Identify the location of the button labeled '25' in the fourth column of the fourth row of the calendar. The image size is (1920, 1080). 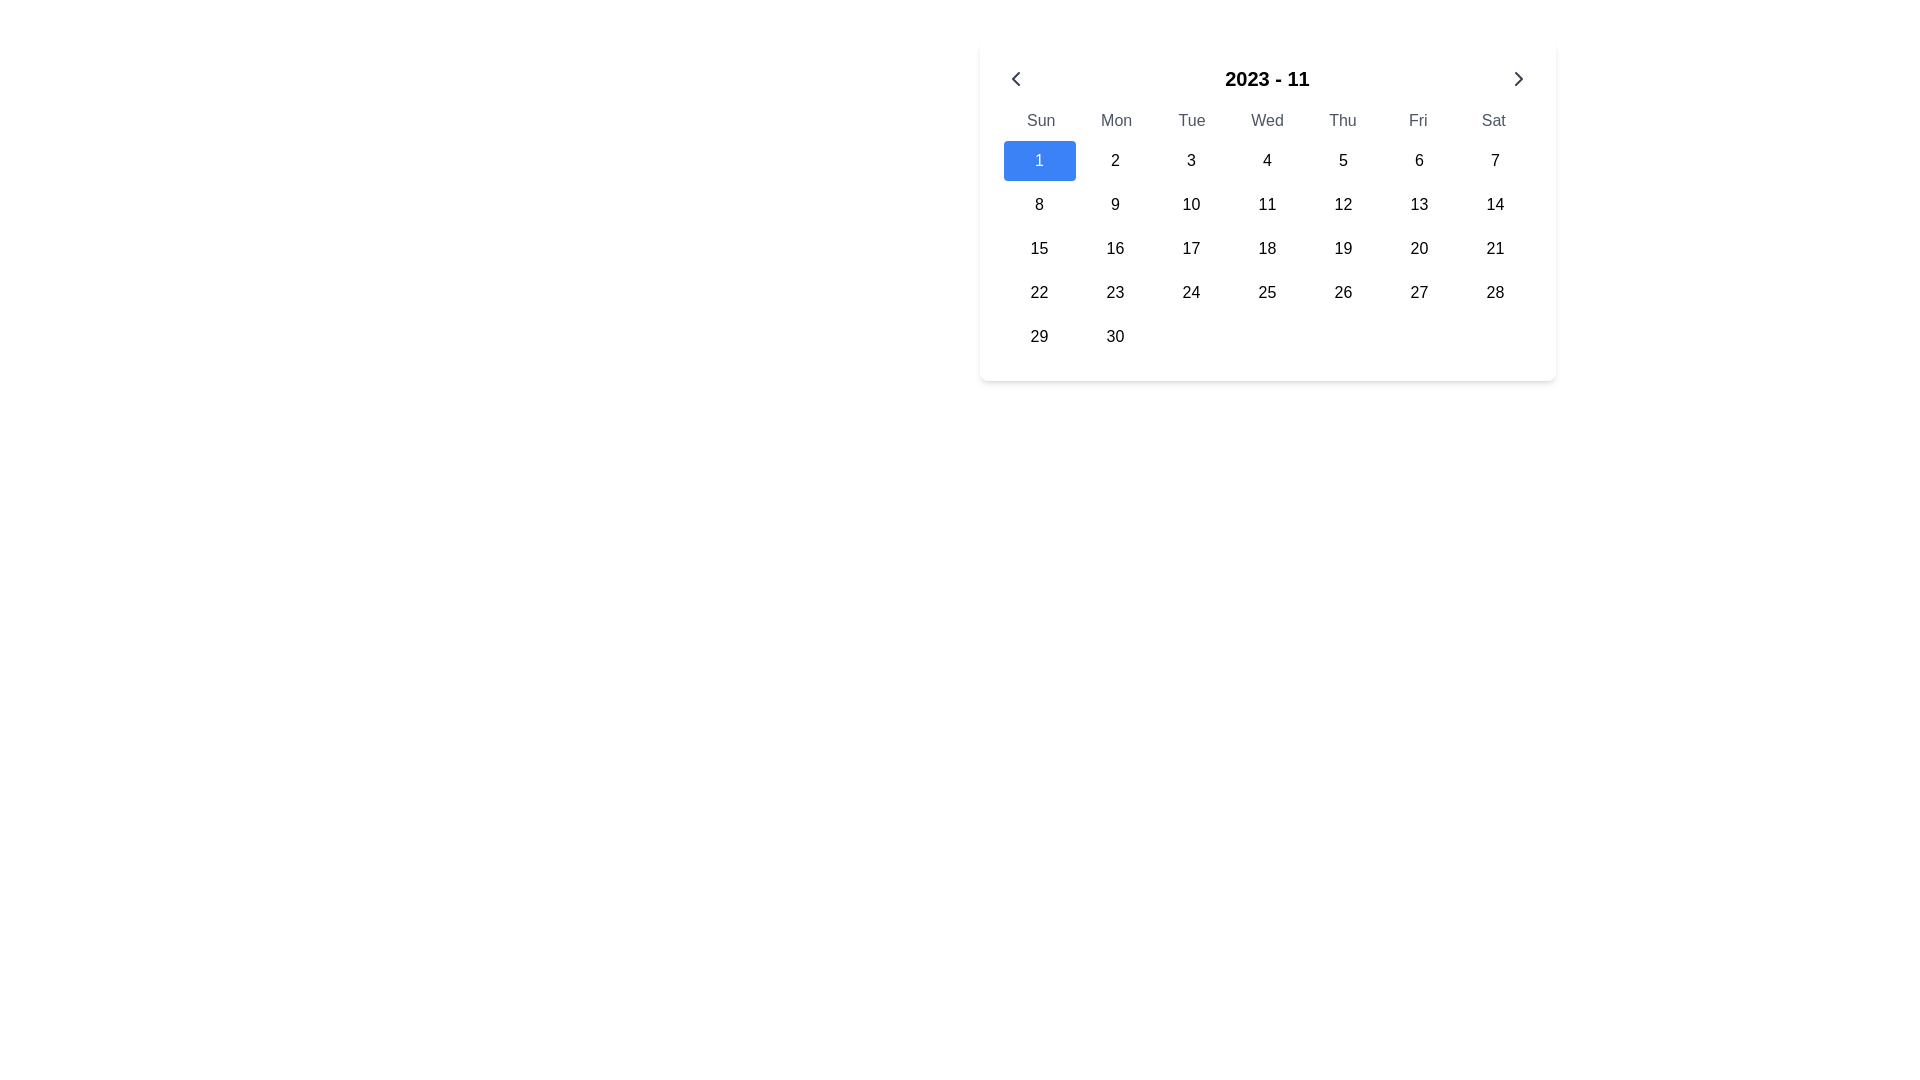
(1266, 293).